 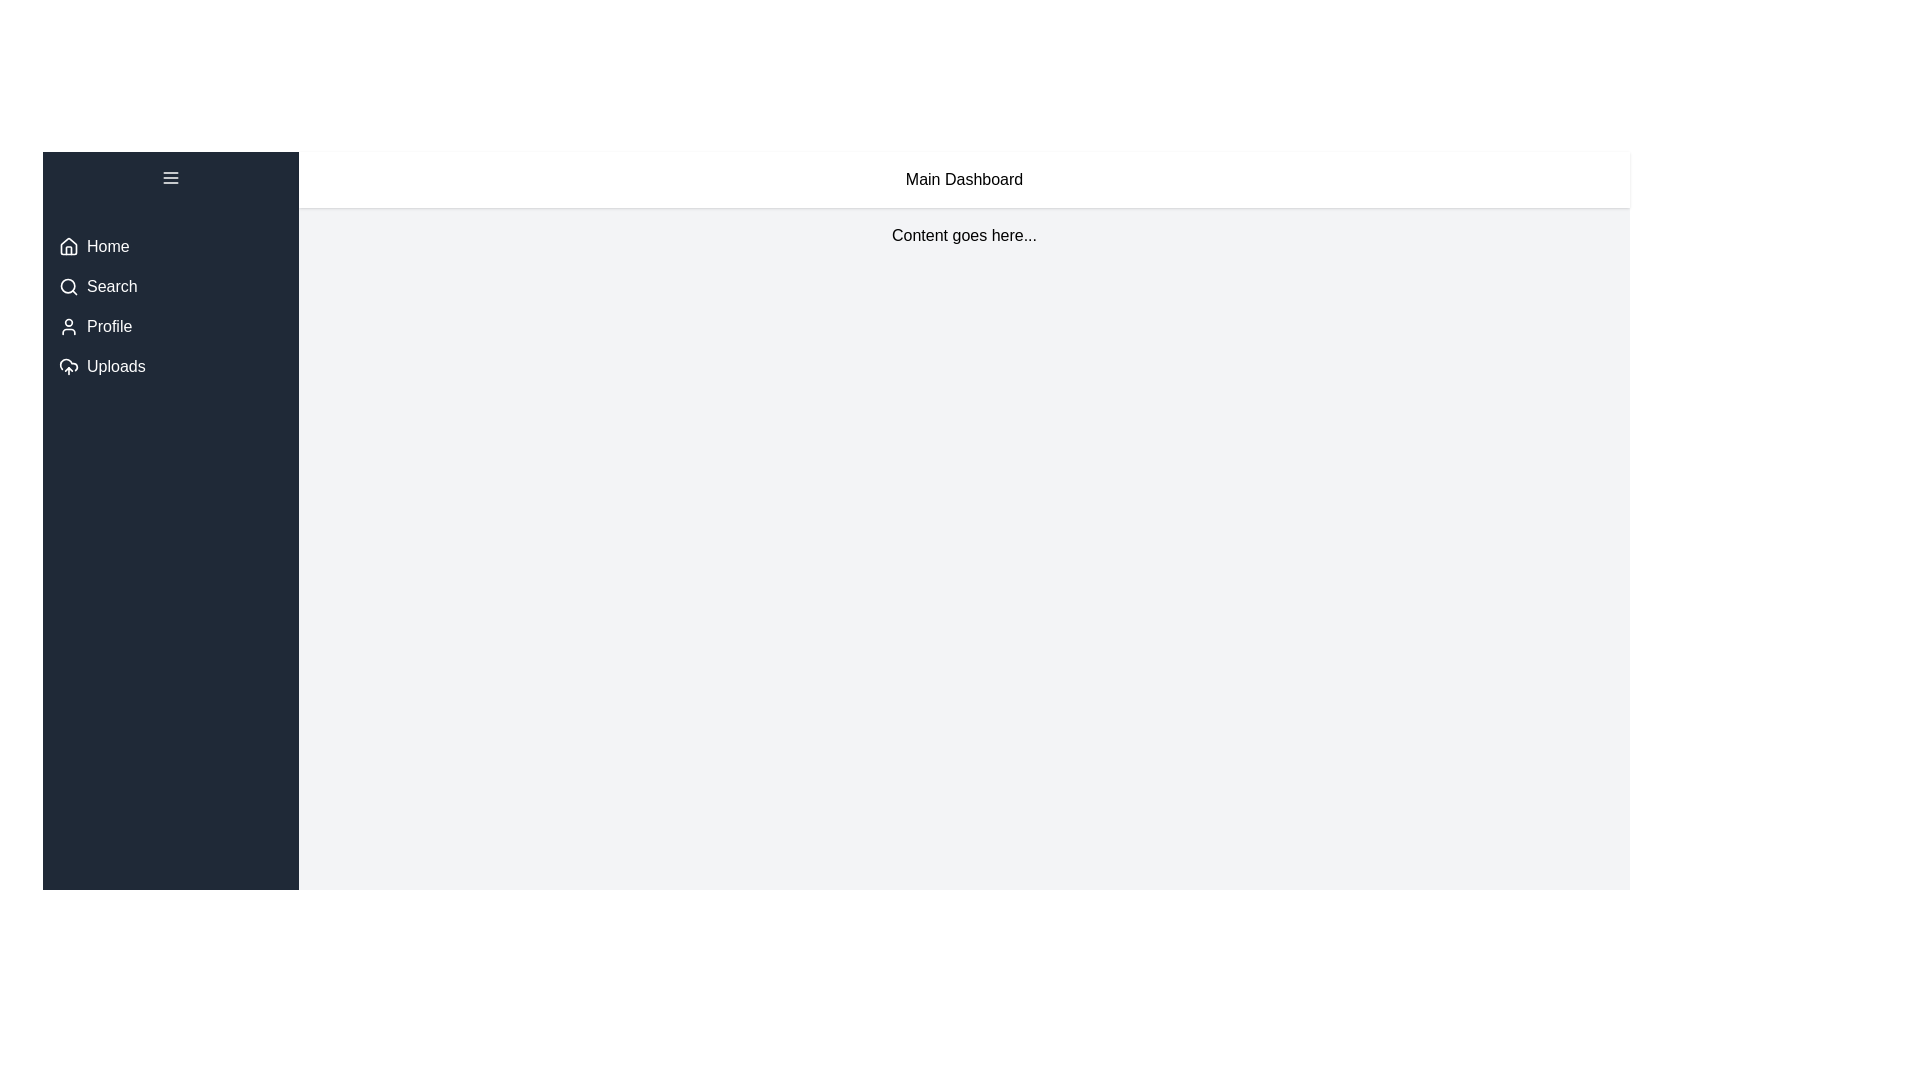 What do you see at coordinates (171, 366) in the screenshot?
I see `the fourth button in the vertical navigation list on the left sidebar, which accesses the 'Uploads' section` at bounding box center [171, 366].